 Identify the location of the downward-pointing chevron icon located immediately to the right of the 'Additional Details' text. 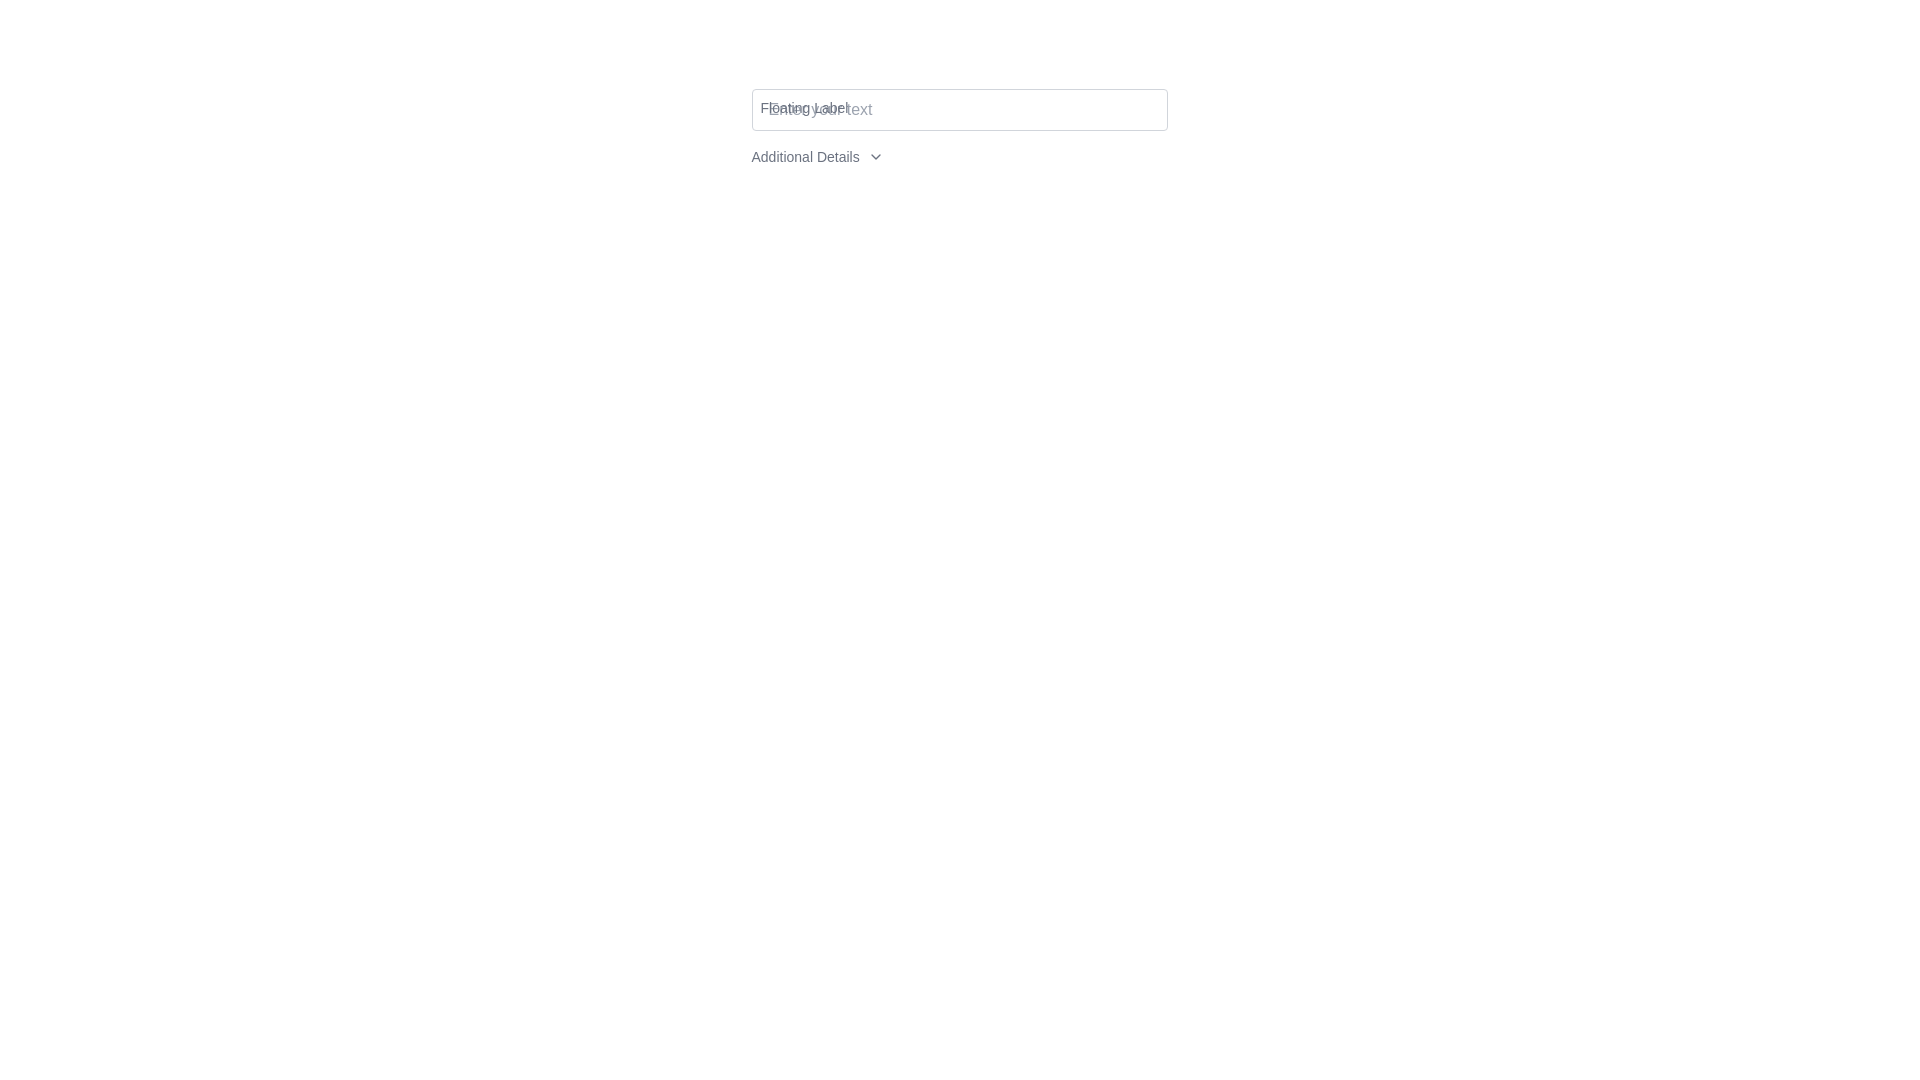
(875, 156).